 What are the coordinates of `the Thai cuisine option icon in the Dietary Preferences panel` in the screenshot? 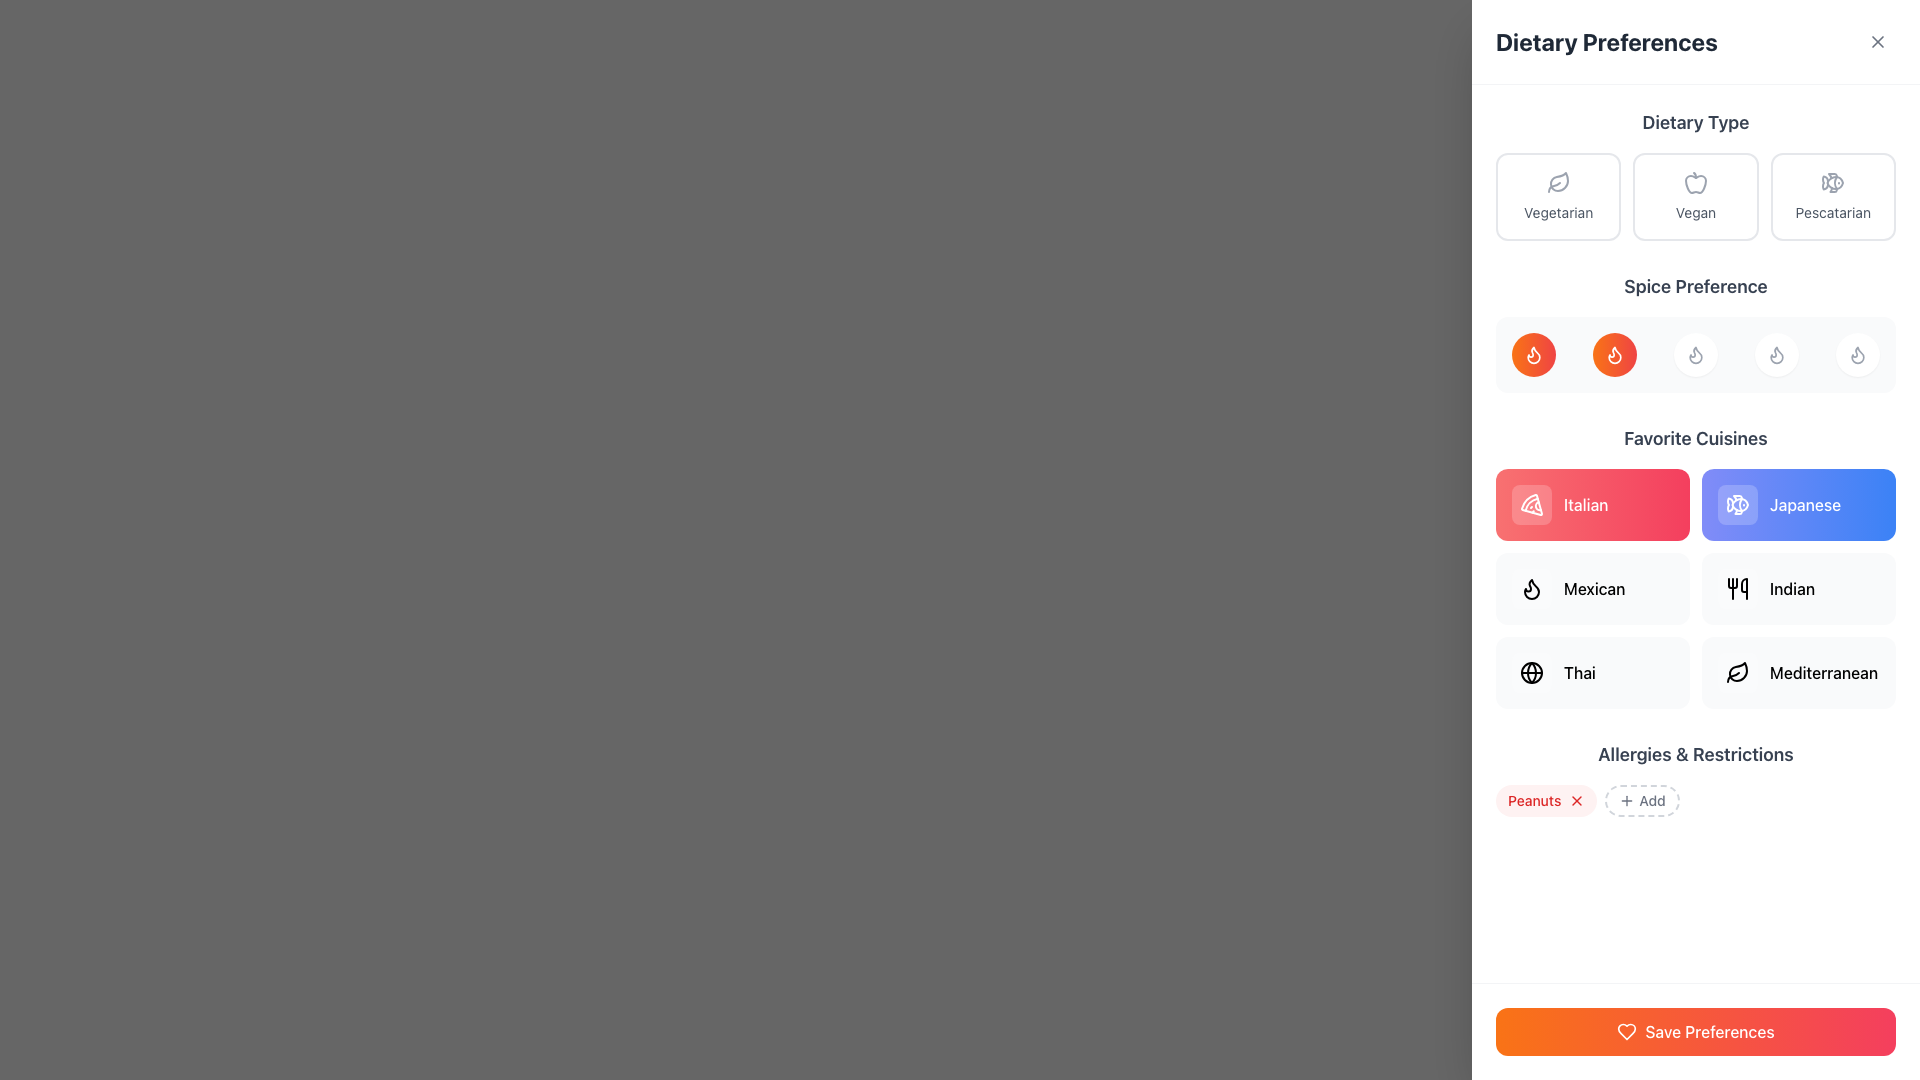 It's located at (1530, 672).